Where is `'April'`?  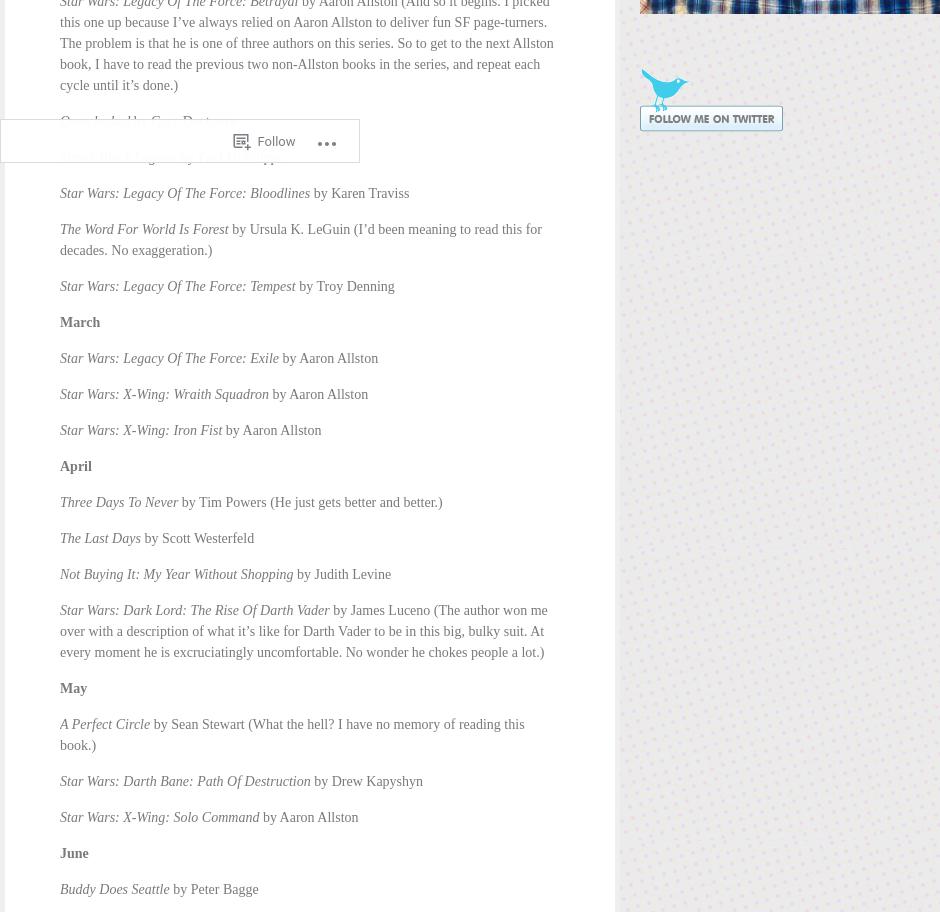
'April' is located at coordinates (58, 466).